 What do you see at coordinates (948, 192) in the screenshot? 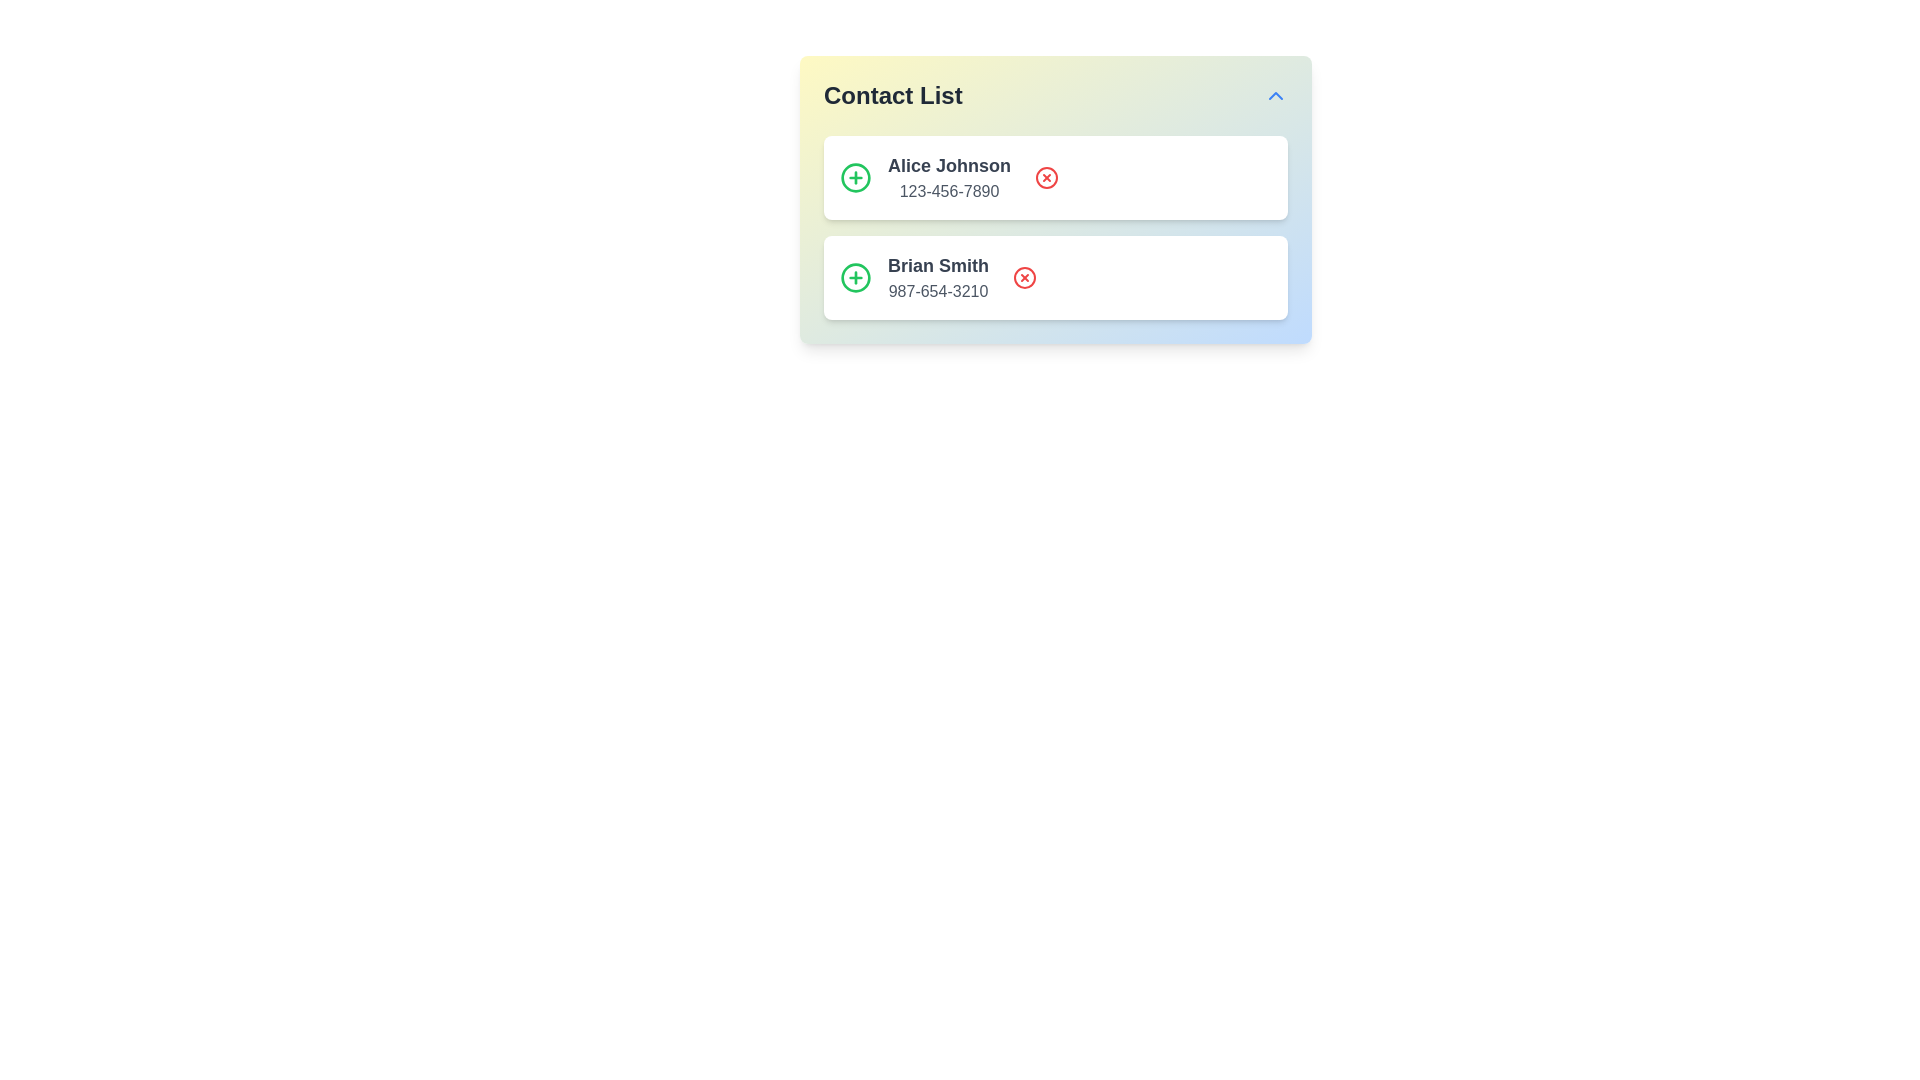
I see `the text display element showing '123-456-7890', which is styled in gray and located below 'Alice Johnson' in the first contact card of the 'Contact List' interface` at bounding box center [948, 192].